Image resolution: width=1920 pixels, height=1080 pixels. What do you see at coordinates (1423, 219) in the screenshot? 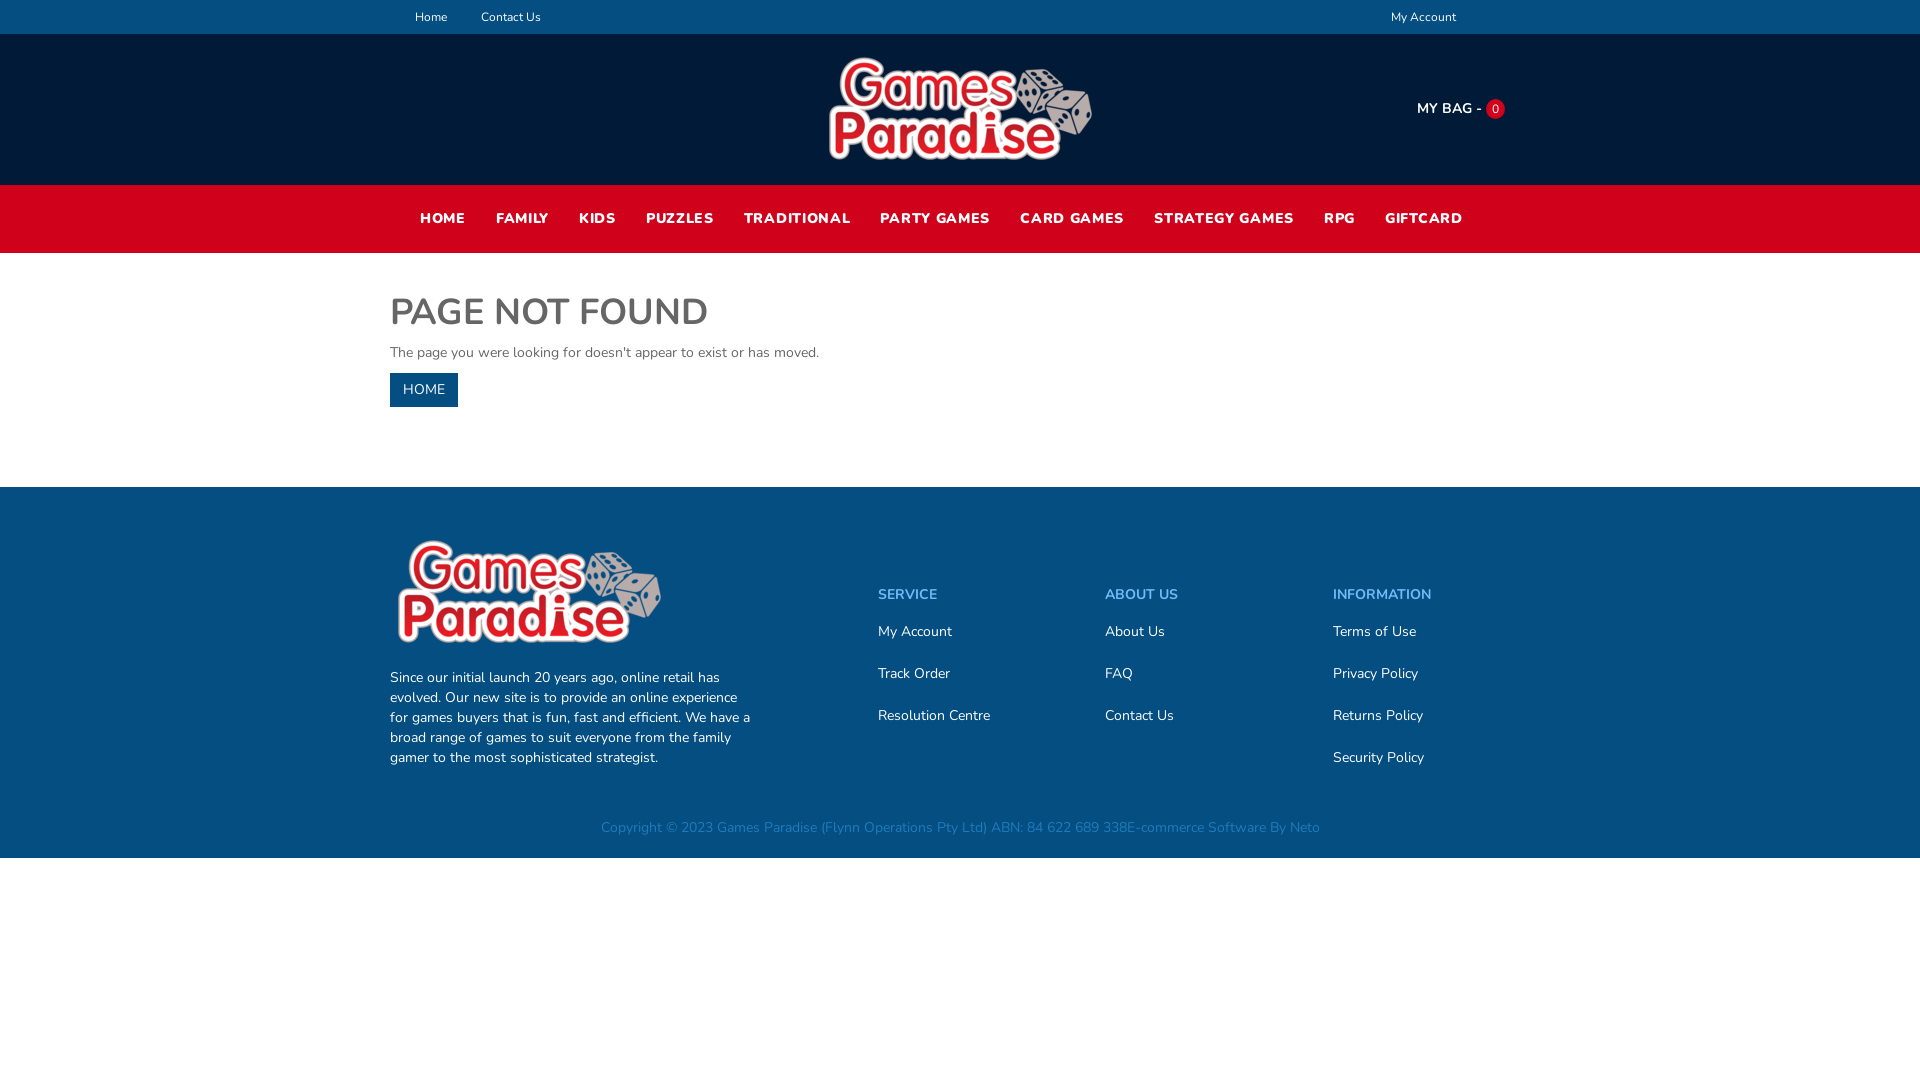
I see `'GIFTCARD'` at bounding box center [1423, 219].